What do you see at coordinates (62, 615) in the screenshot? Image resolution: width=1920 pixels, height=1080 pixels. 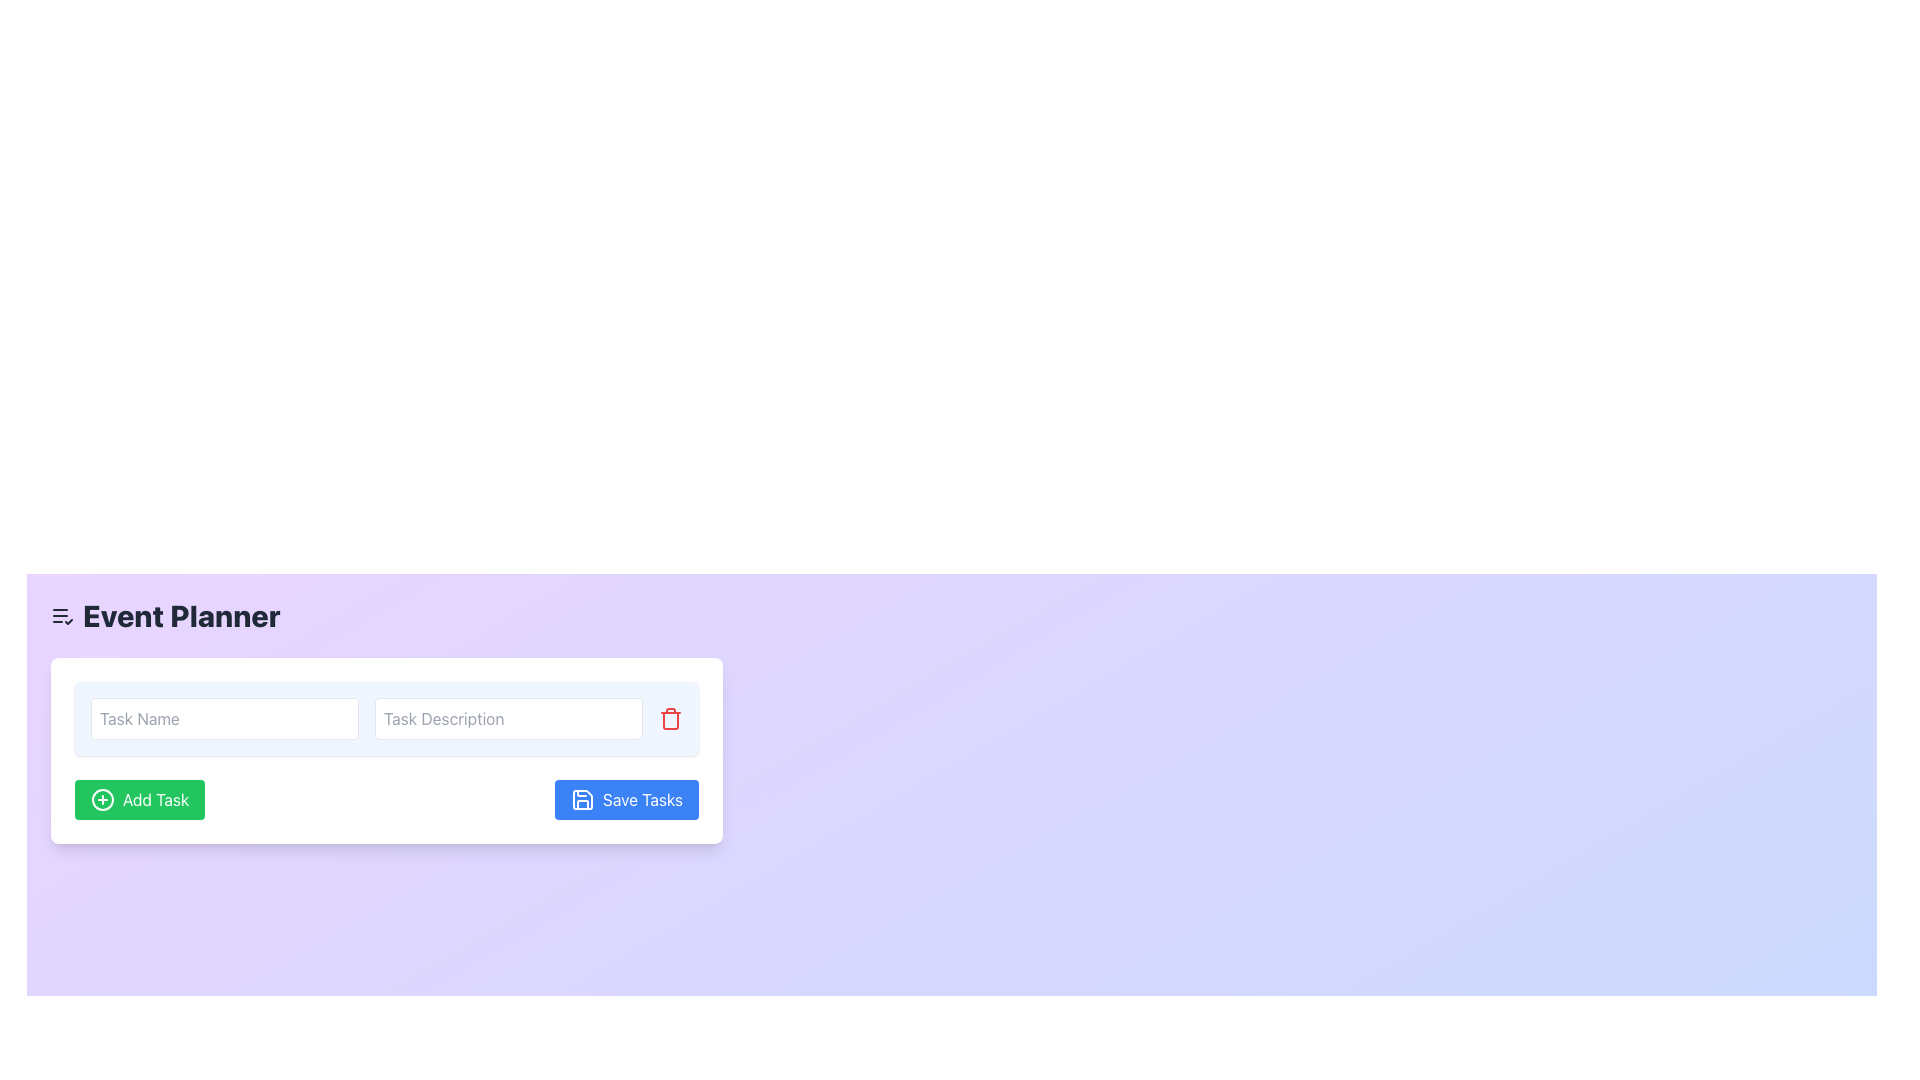 I see `the leftmost icon adjacent to the 'Event Planner' text, which symbolizes a checklist or tasks, located on a light lavender background` at bounding box center [62, 615].